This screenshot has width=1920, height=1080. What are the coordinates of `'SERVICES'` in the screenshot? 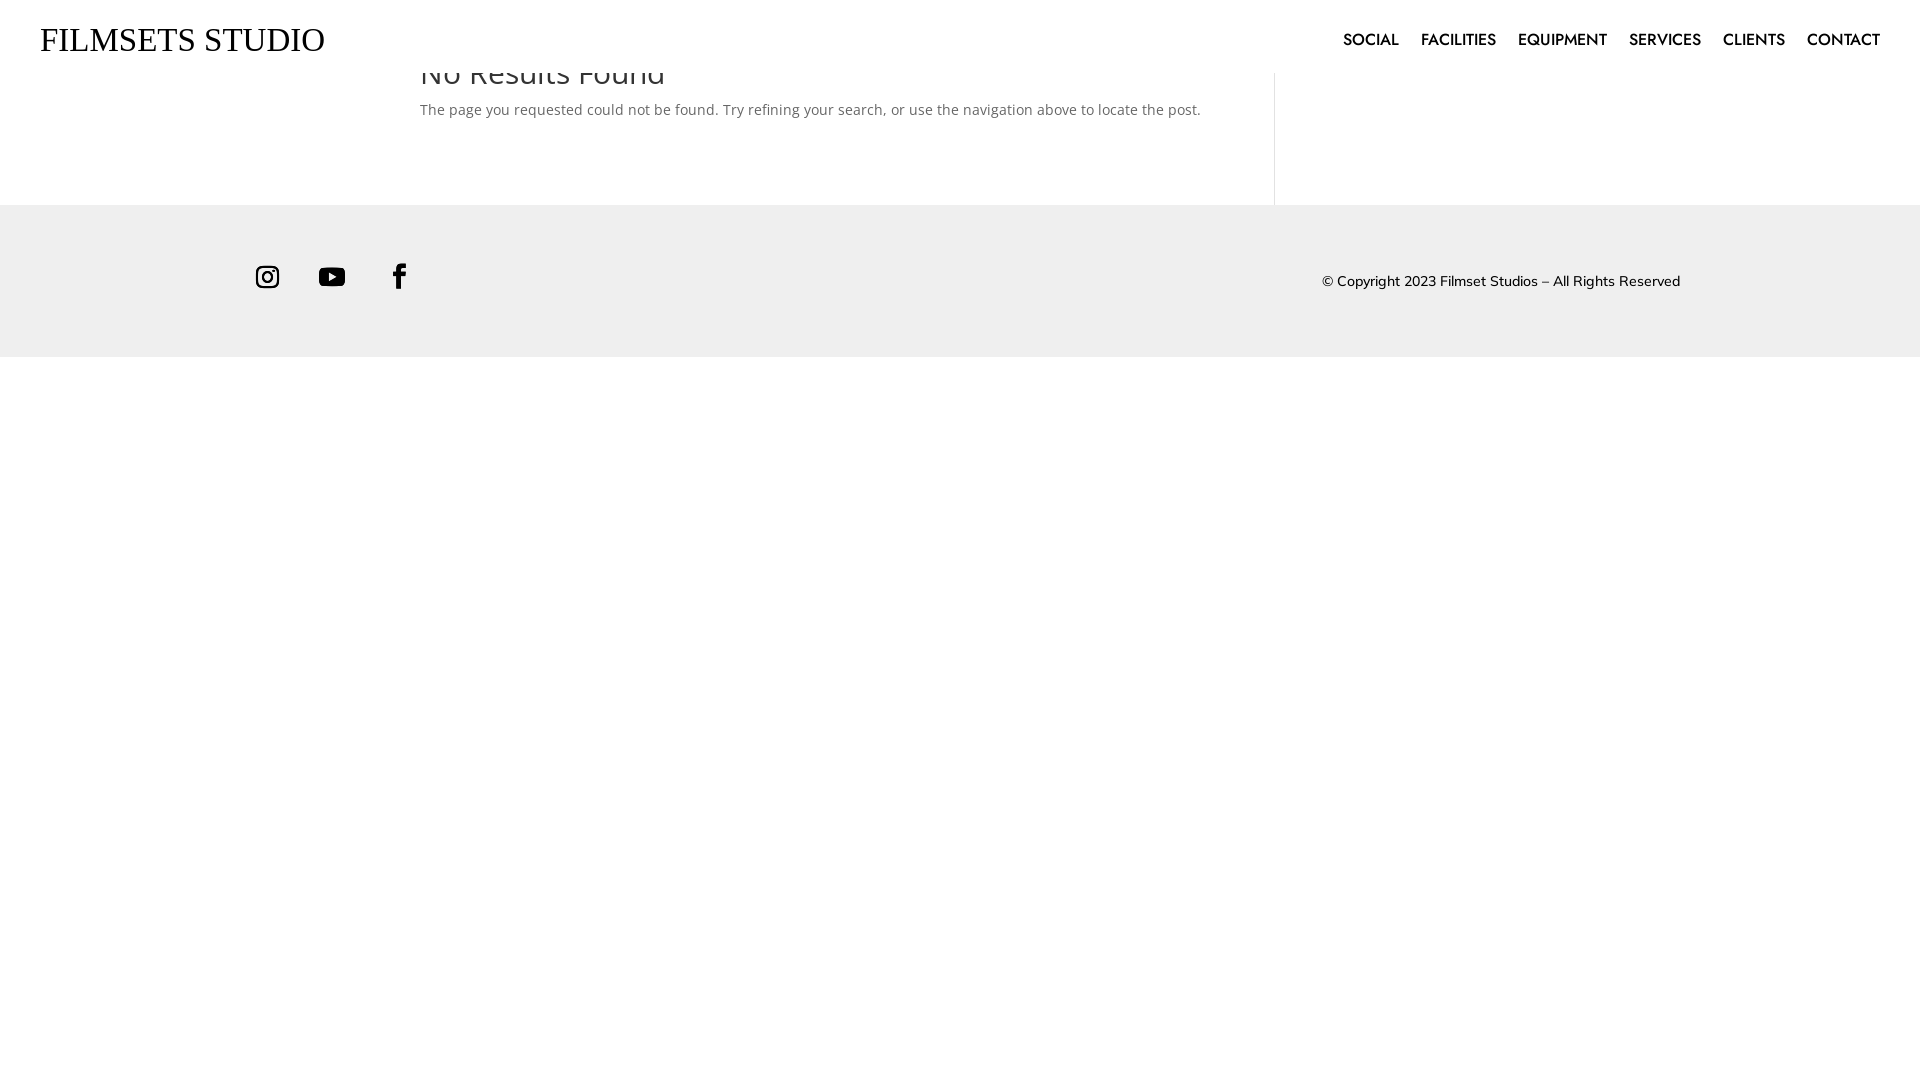 It's located at (1665, 43).